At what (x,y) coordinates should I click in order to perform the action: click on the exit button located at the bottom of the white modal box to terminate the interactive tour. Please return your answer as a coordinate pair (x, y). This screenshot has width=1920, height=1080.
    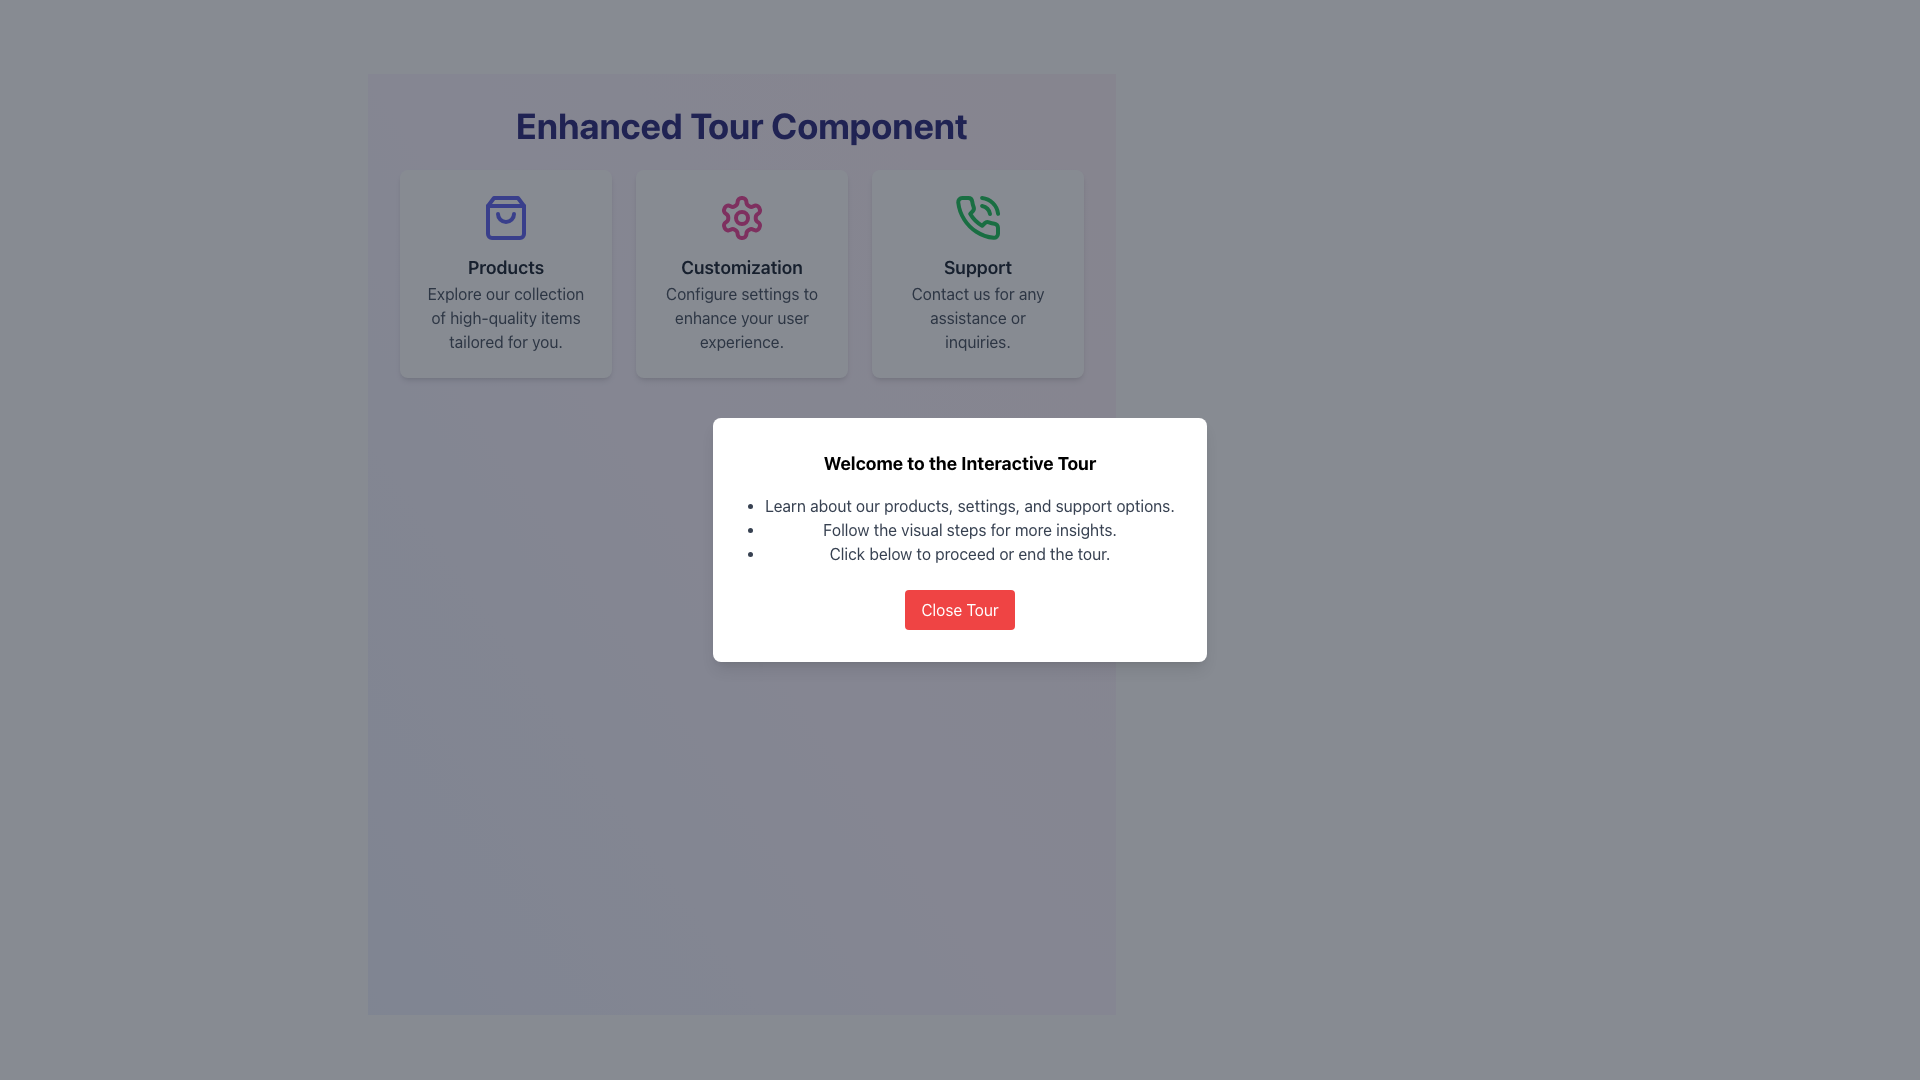
    Looking at the image, I should click on (960, 608).